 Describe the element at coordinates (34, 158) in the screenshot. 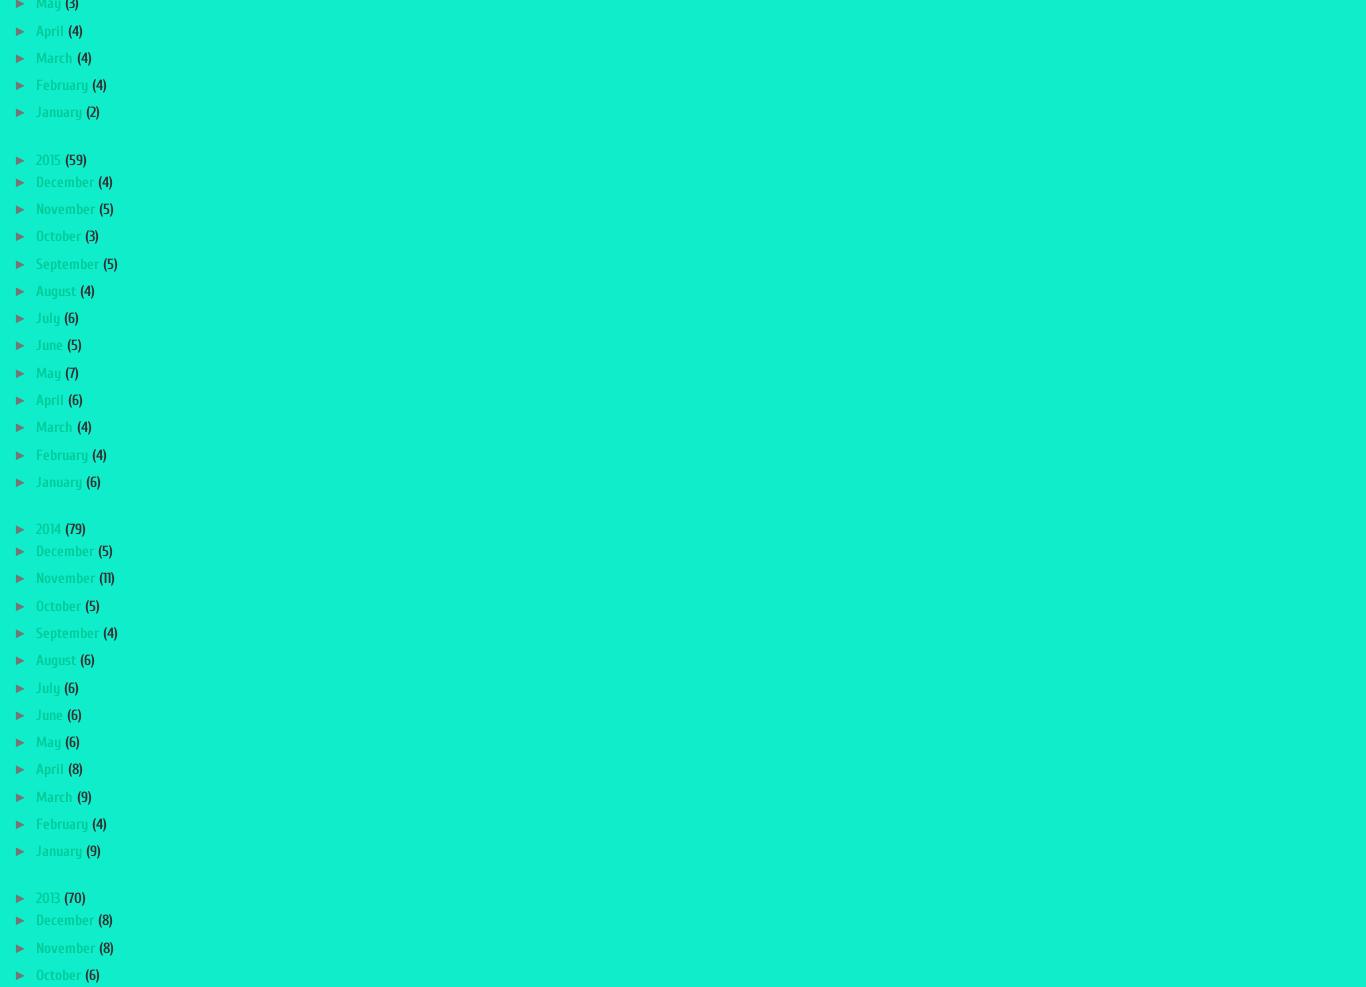

I see `'2015'` at that location.